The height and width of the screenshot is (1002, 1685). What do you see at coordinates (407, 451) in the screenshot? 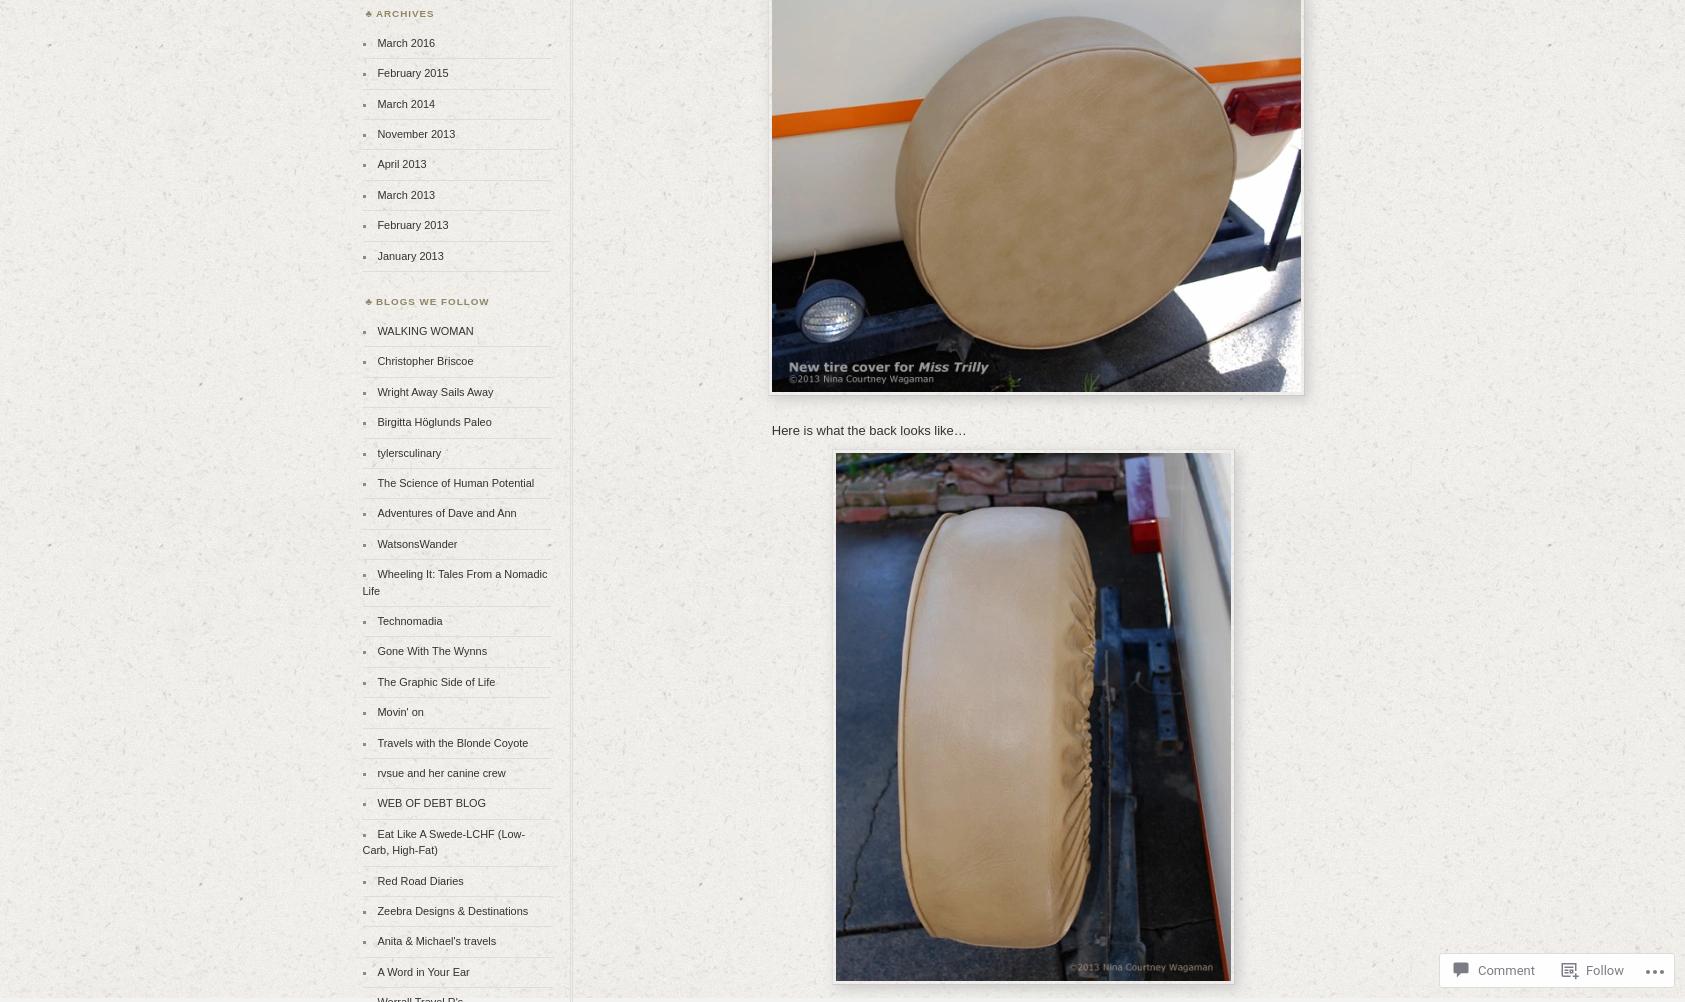
I see `'tylersculinary'` at bounding box center [407, 451].